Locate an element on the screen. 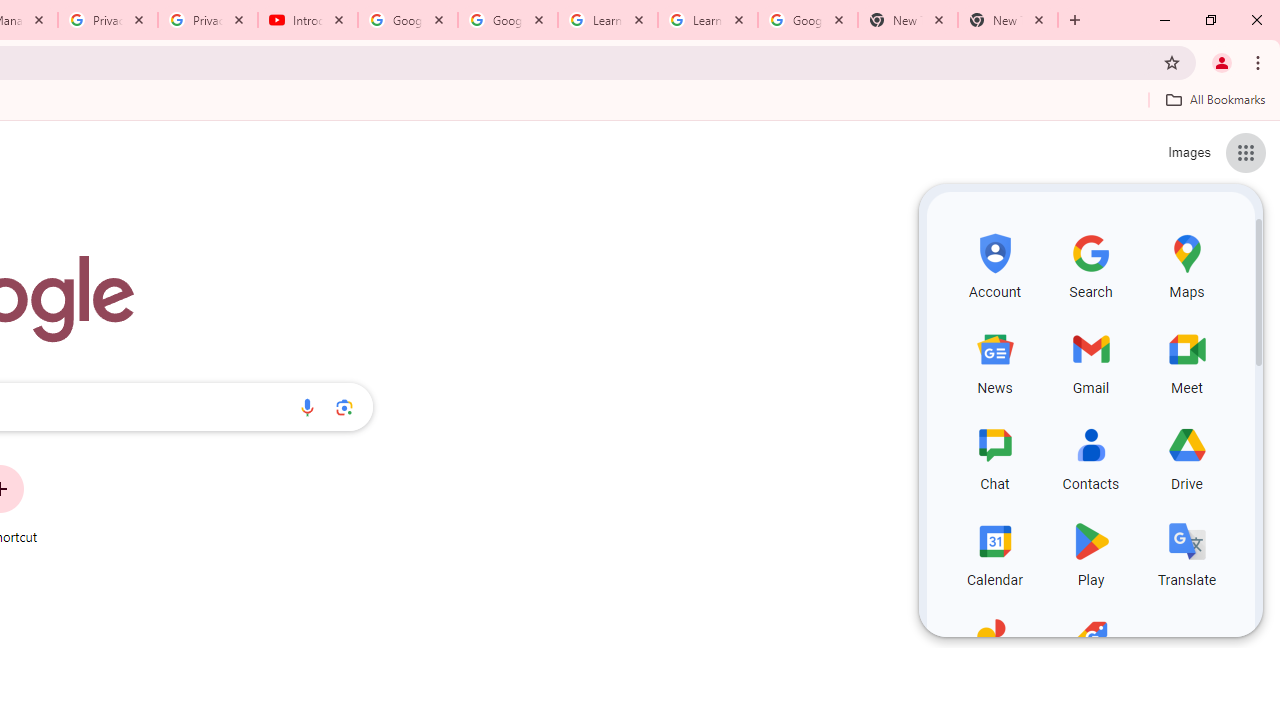 Image resolution: width=1280 pixels, height=720 pixels. 'Gmail, row 2 of 5 and column 2 of 3 in the first section' is located at coordinates (1090, 360).